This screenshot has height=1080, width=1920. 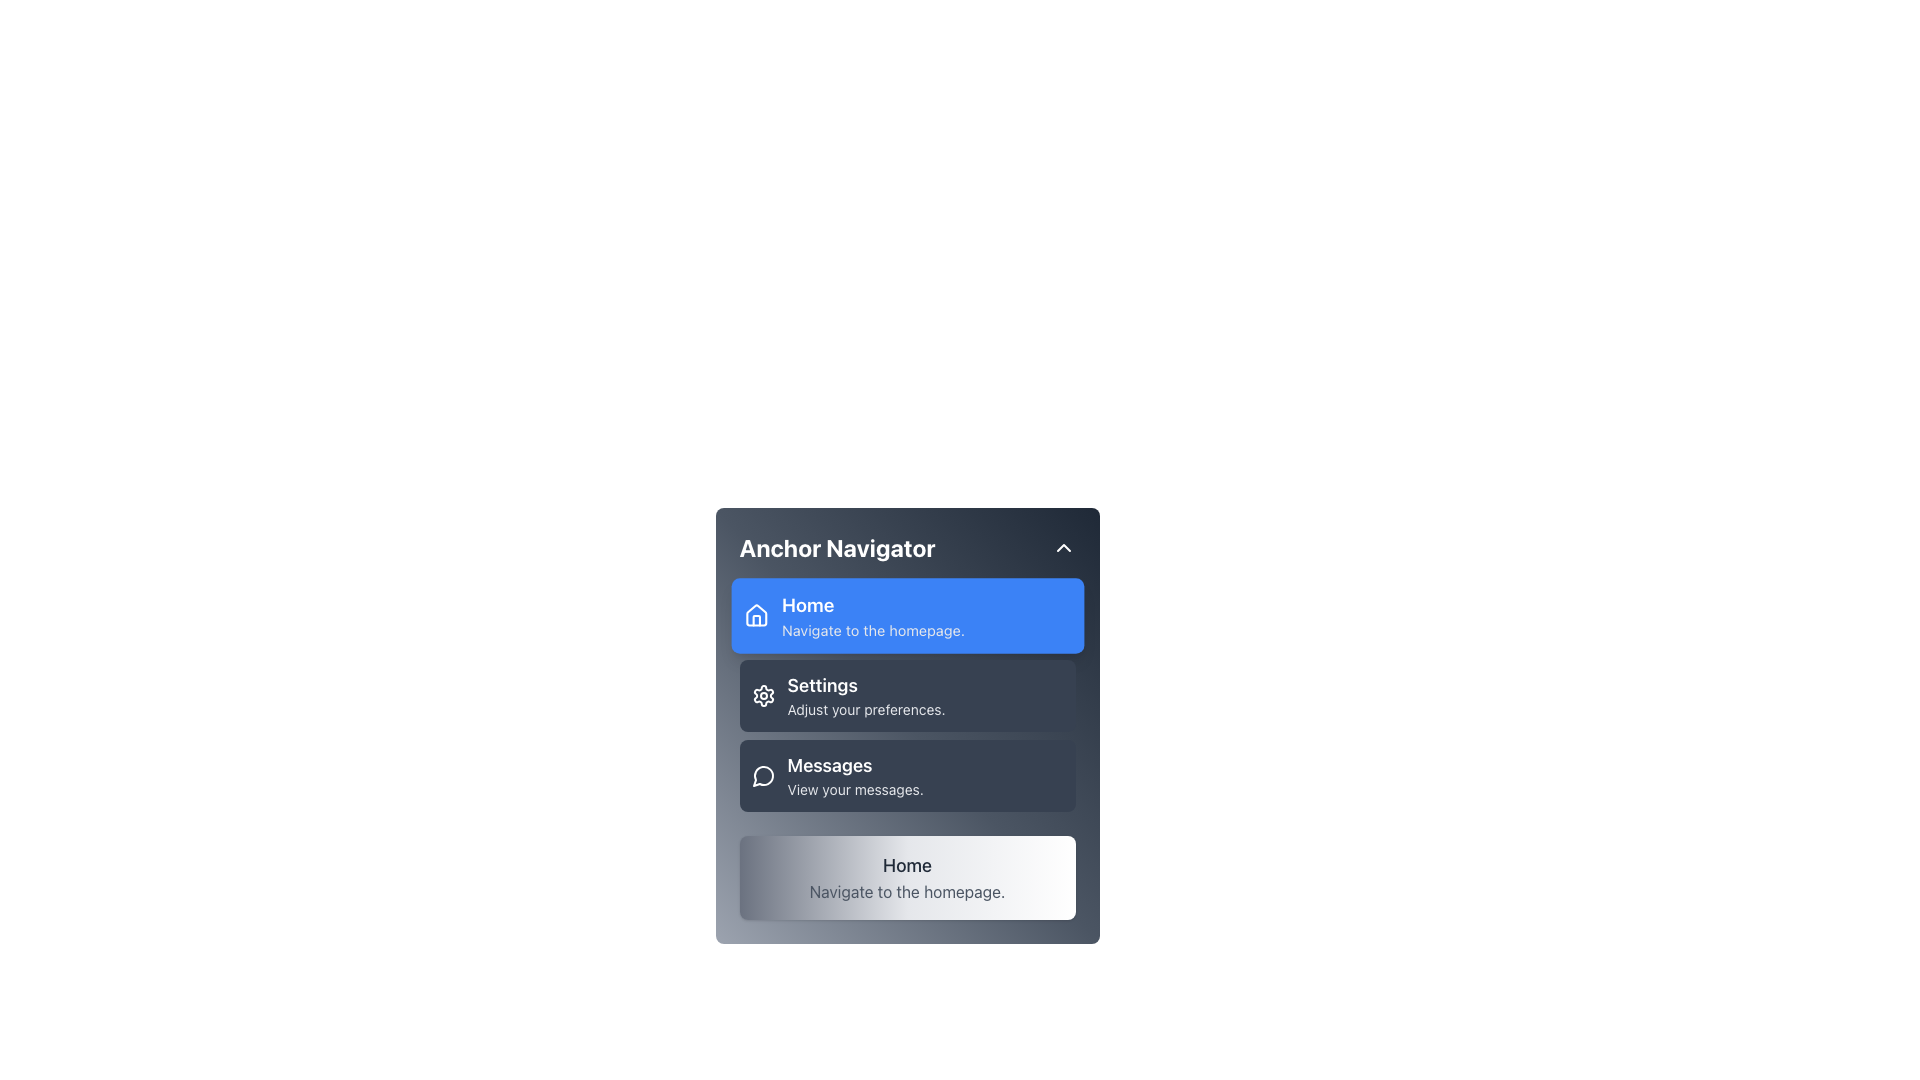 I want to click on the settings button located in the Anchor Navigator, positioned between the Home and Messages options, so click(x=906, y=694).